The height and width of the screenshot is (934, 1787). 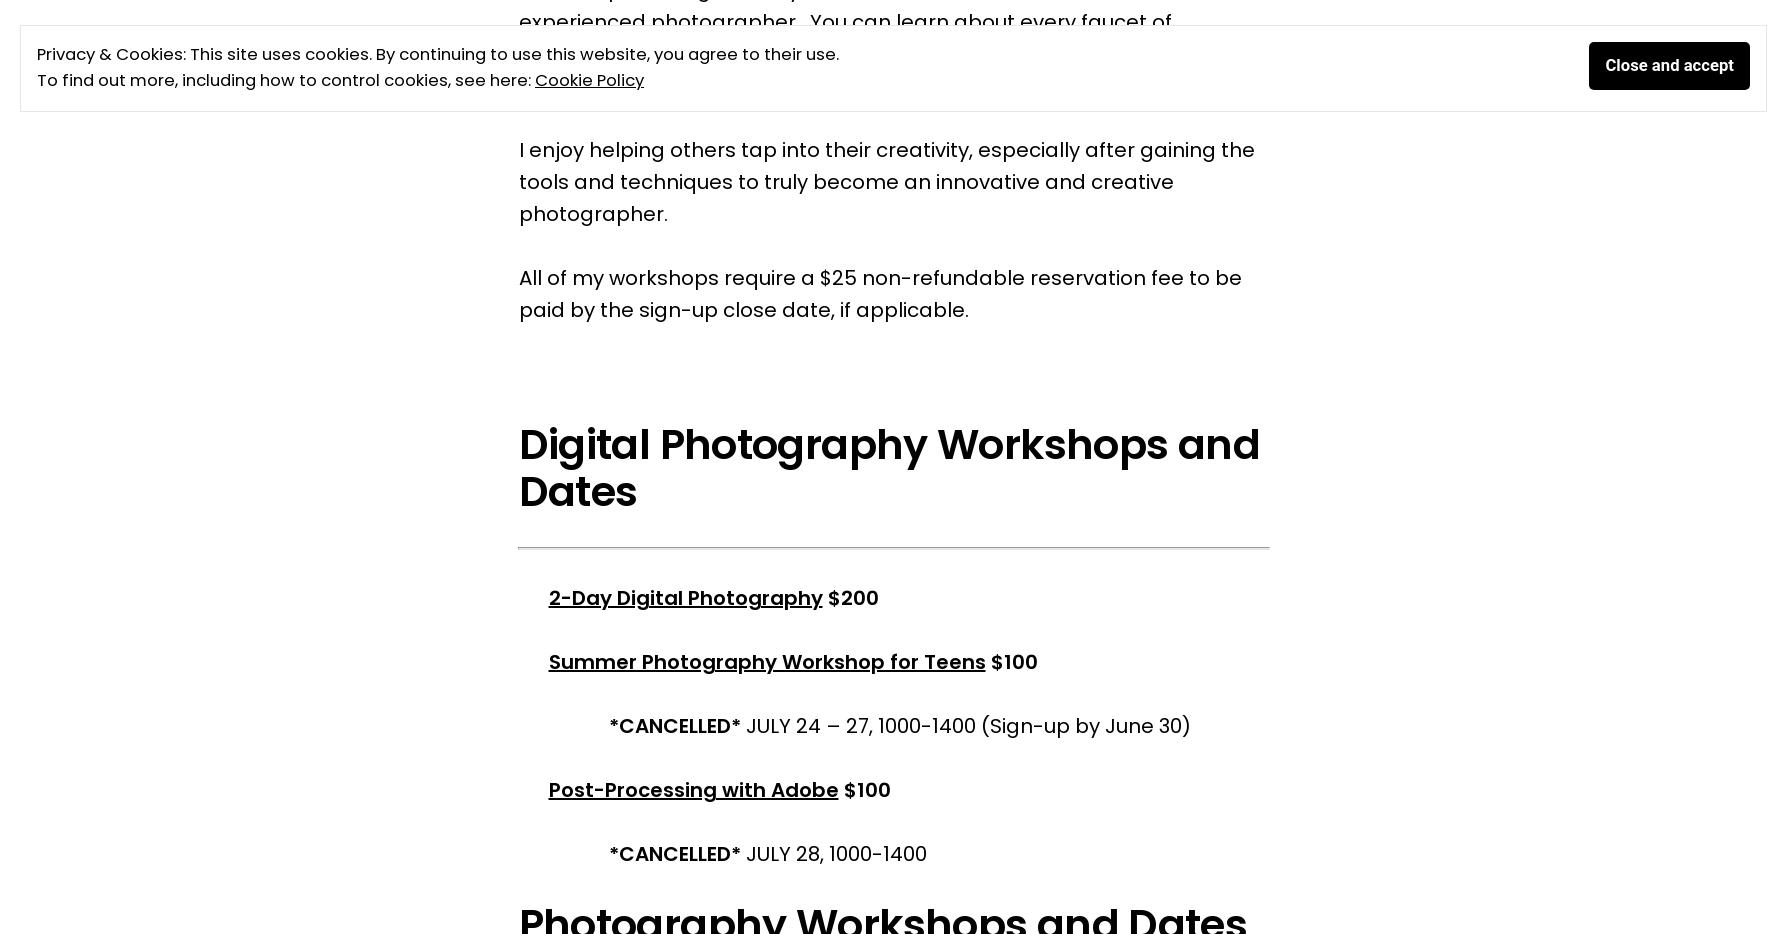 I want to click on 'To find out more, including how to control cookies, see here:', so click(x=284, y=80).